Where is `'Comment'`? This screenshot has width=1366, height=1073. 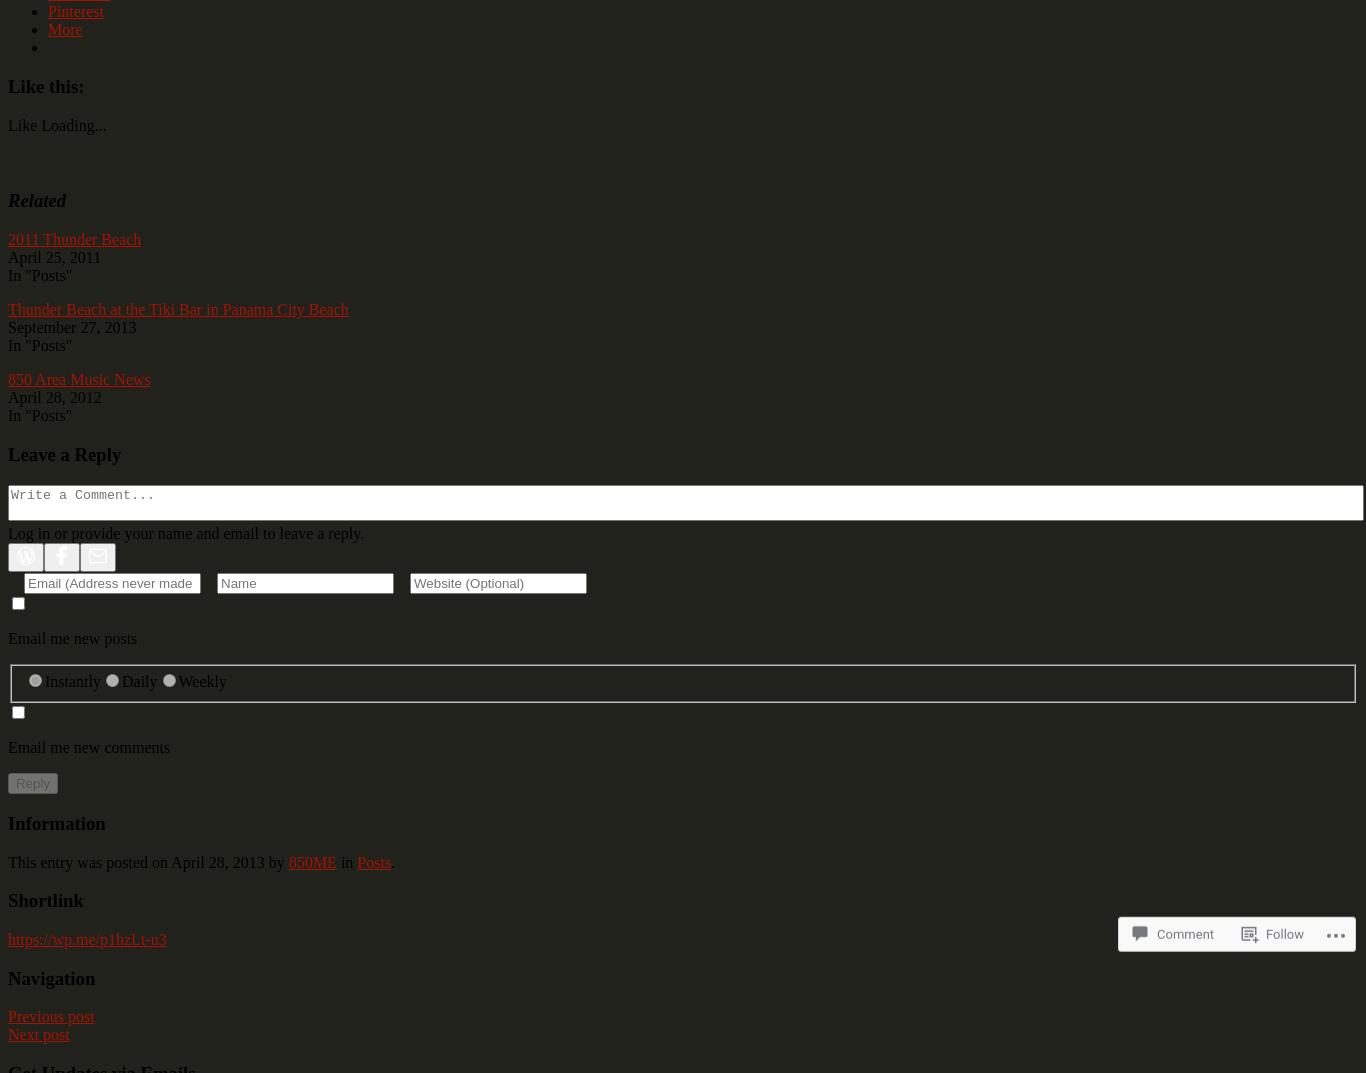 'Comment' is located at coordinates (1157, 899).